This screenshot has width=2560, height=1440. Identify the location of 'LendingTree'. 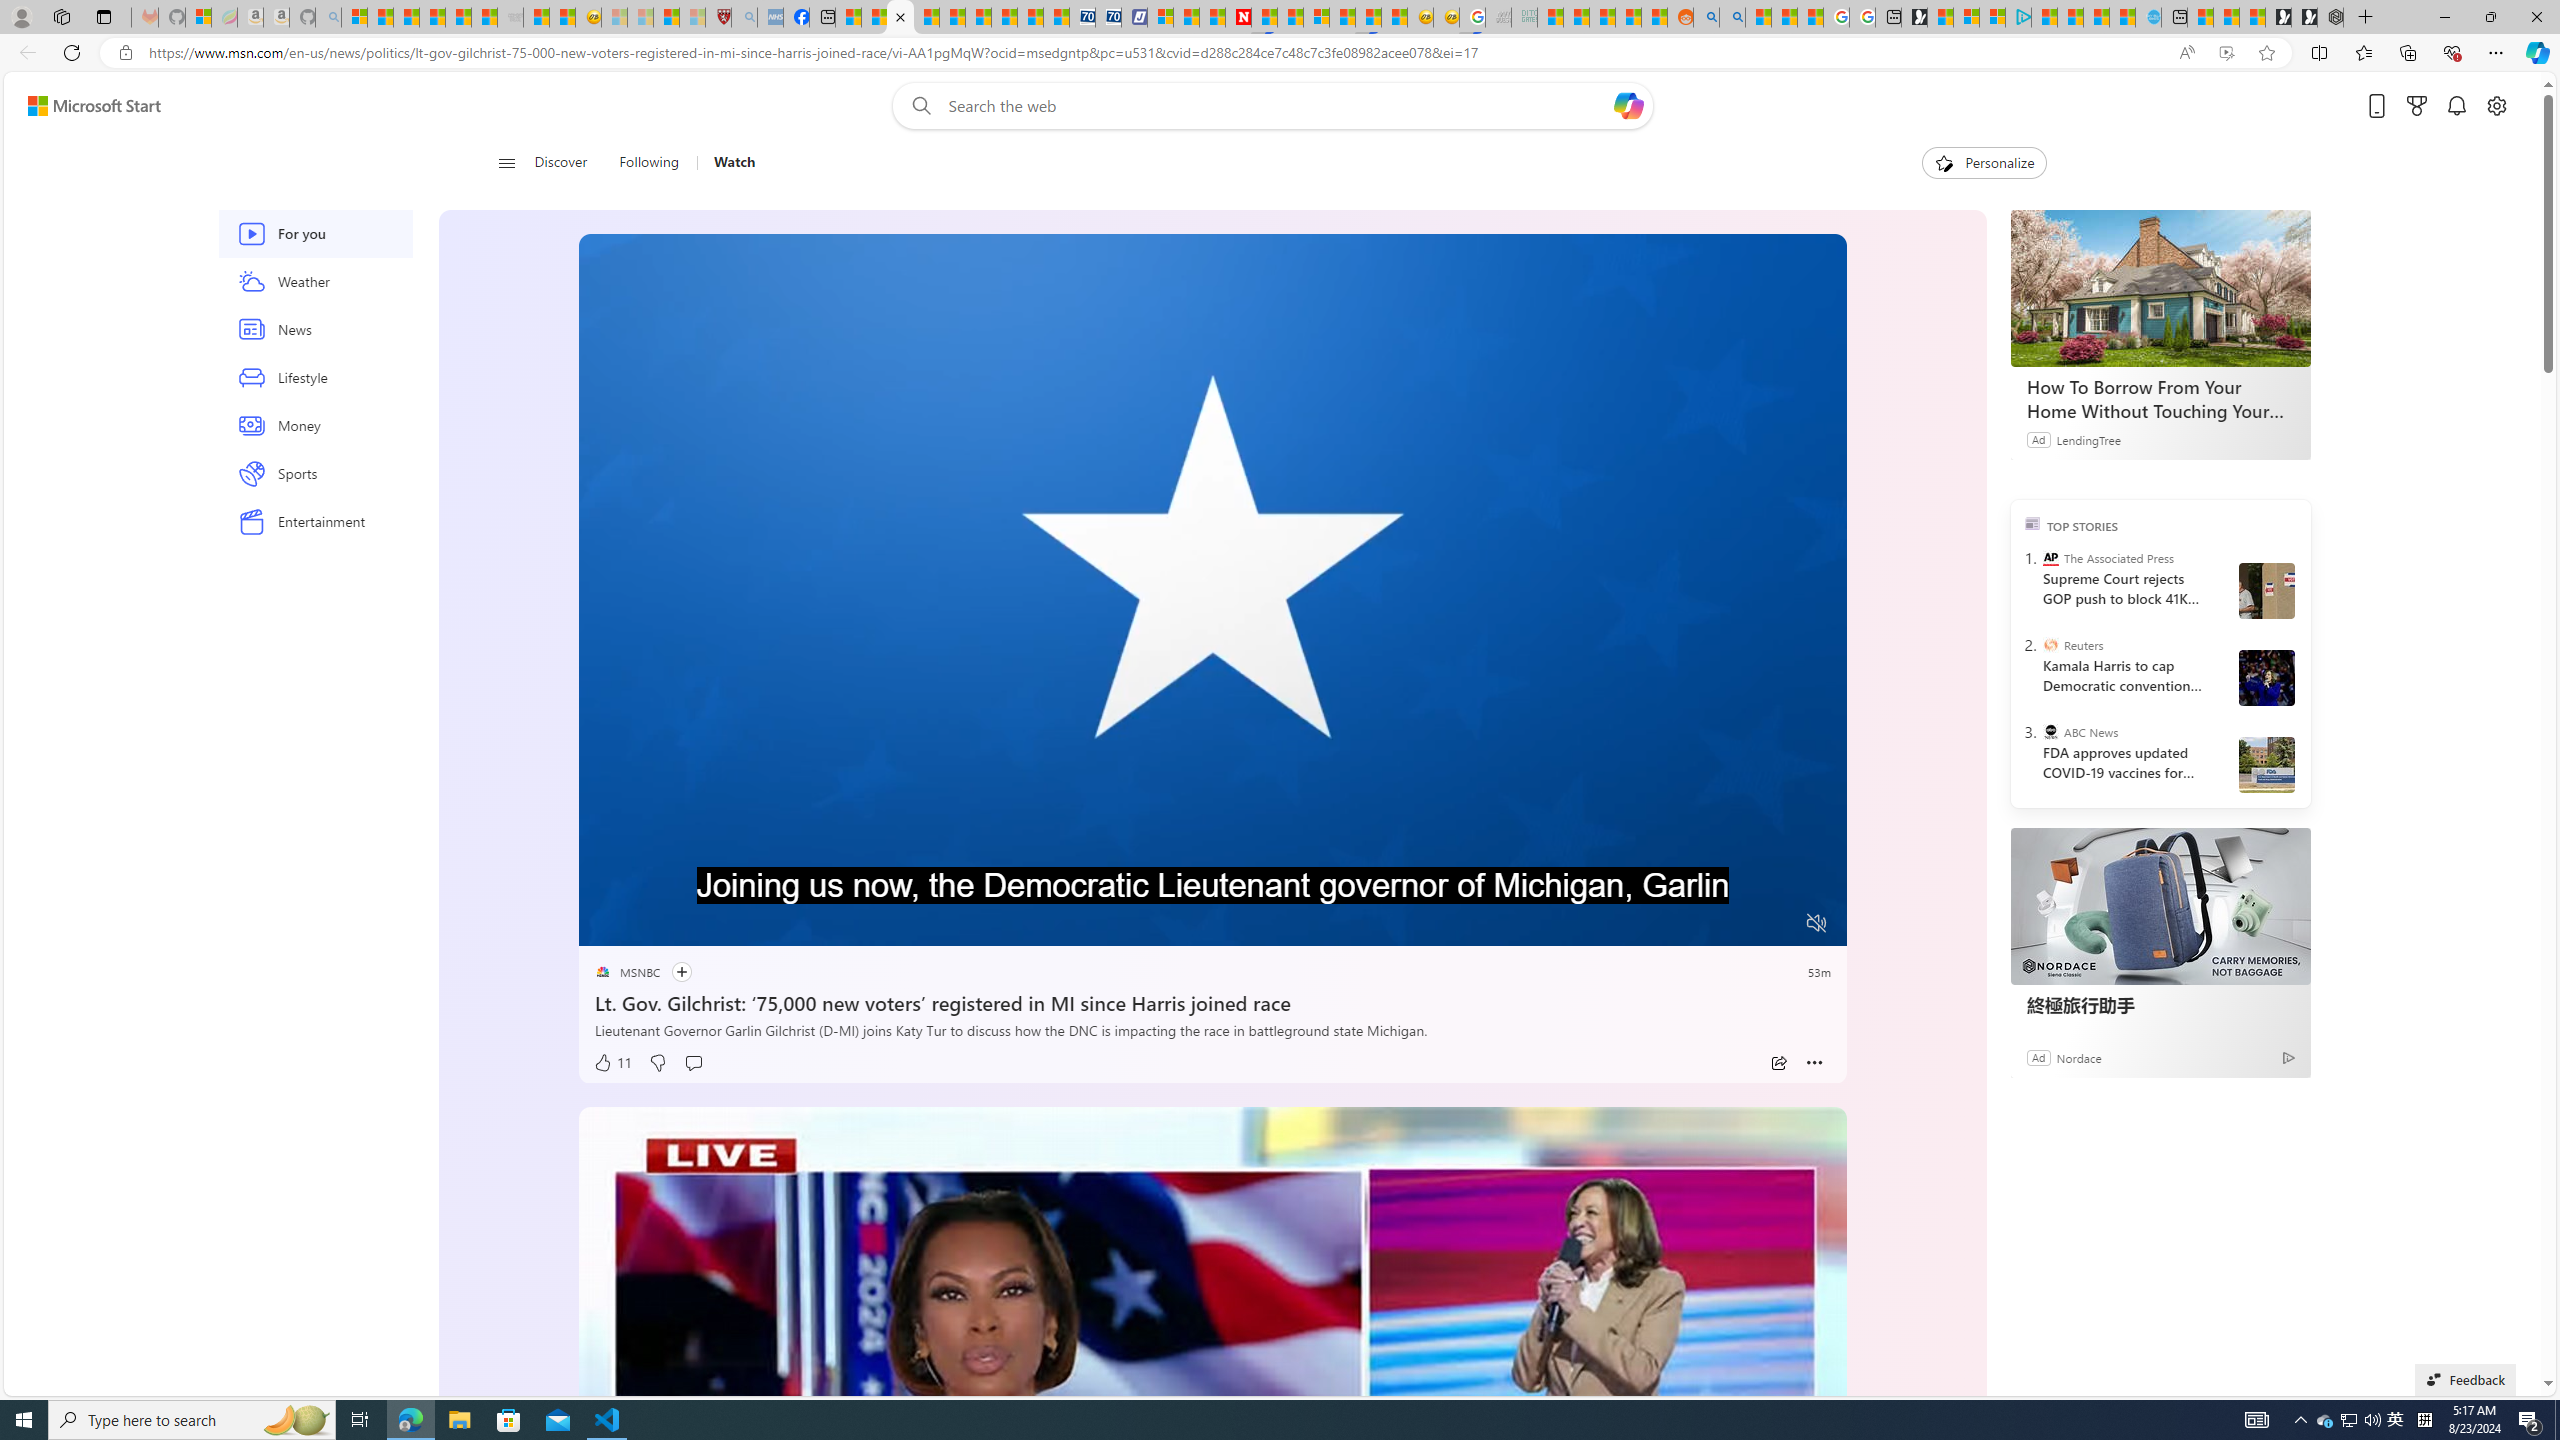
(2087, 438).